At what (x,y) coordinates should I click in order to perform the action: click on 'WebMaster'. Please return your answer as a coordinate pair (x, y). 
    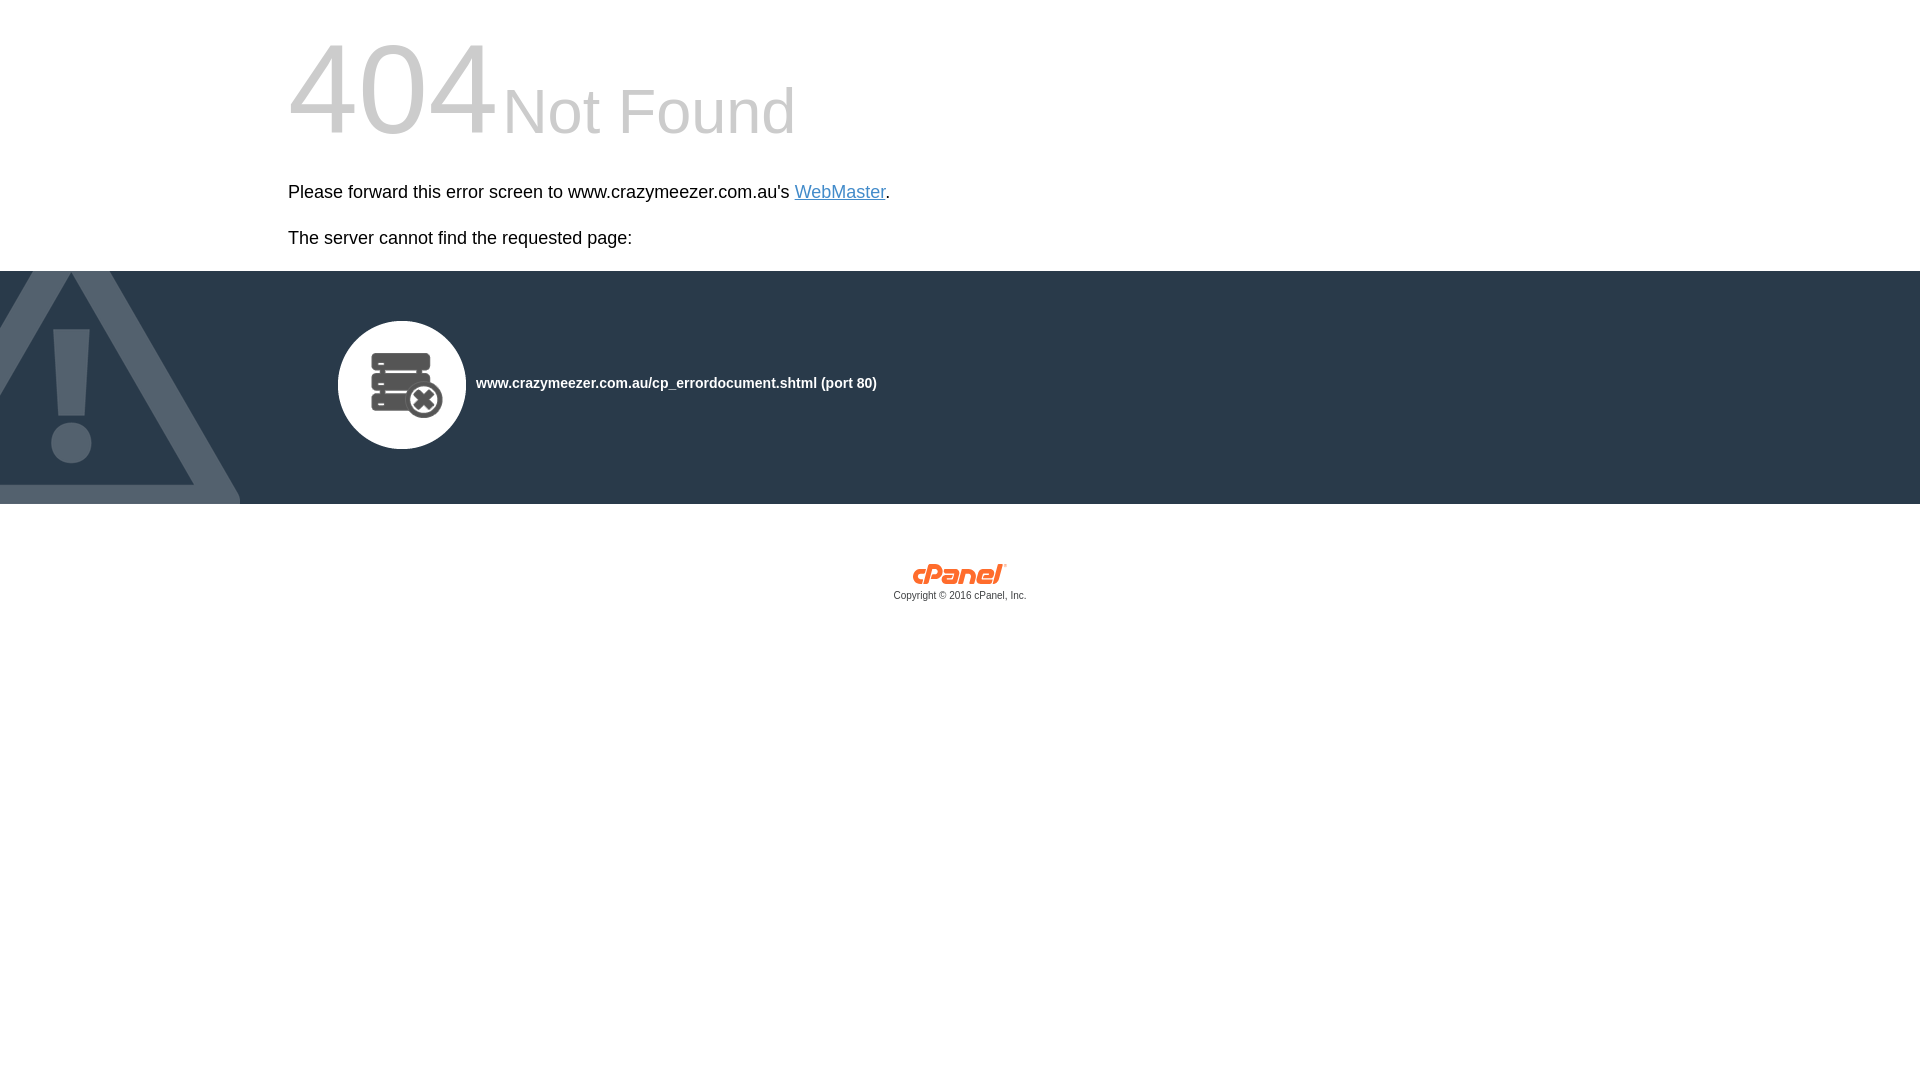
    Looking at the image, I should click on (840, 192).